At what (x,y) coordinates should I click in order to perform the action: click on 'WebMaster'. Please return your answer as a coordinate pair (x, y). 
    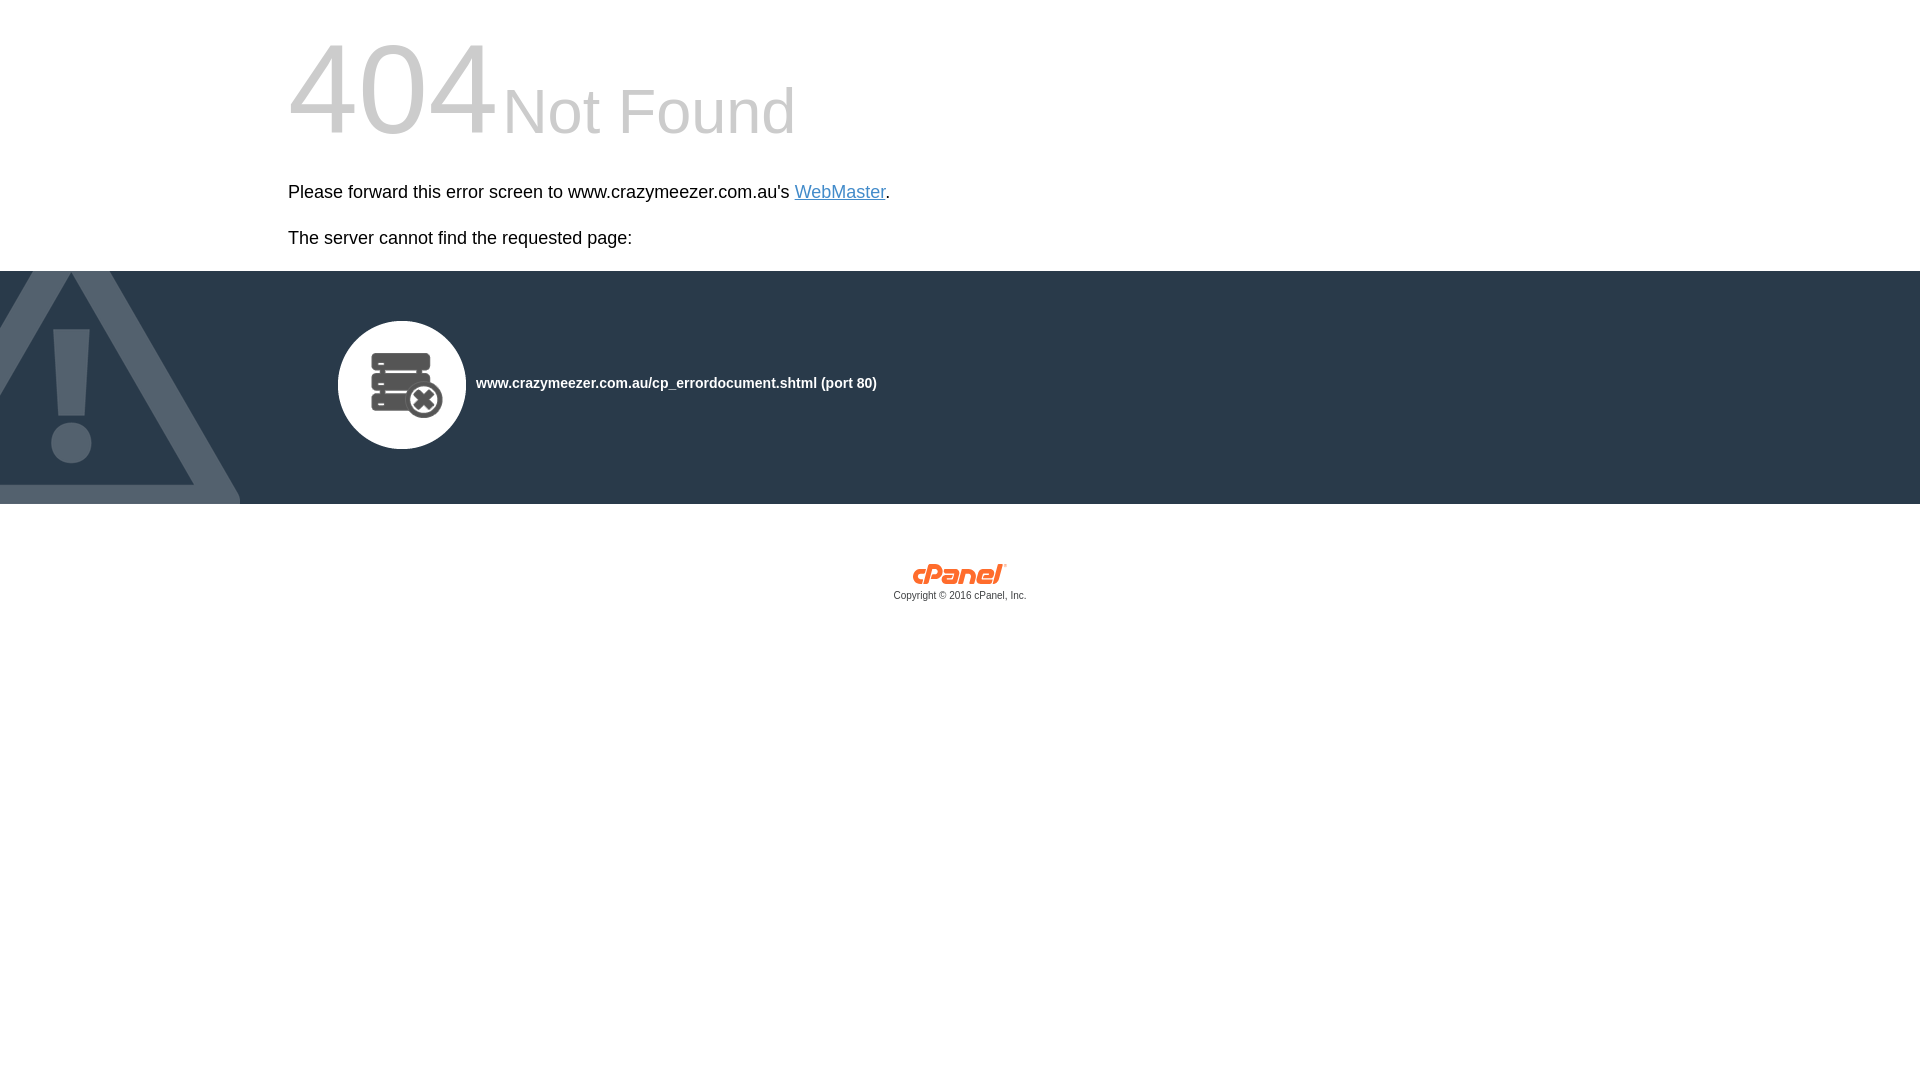
    Looking at the image, I should click on (840, 192).